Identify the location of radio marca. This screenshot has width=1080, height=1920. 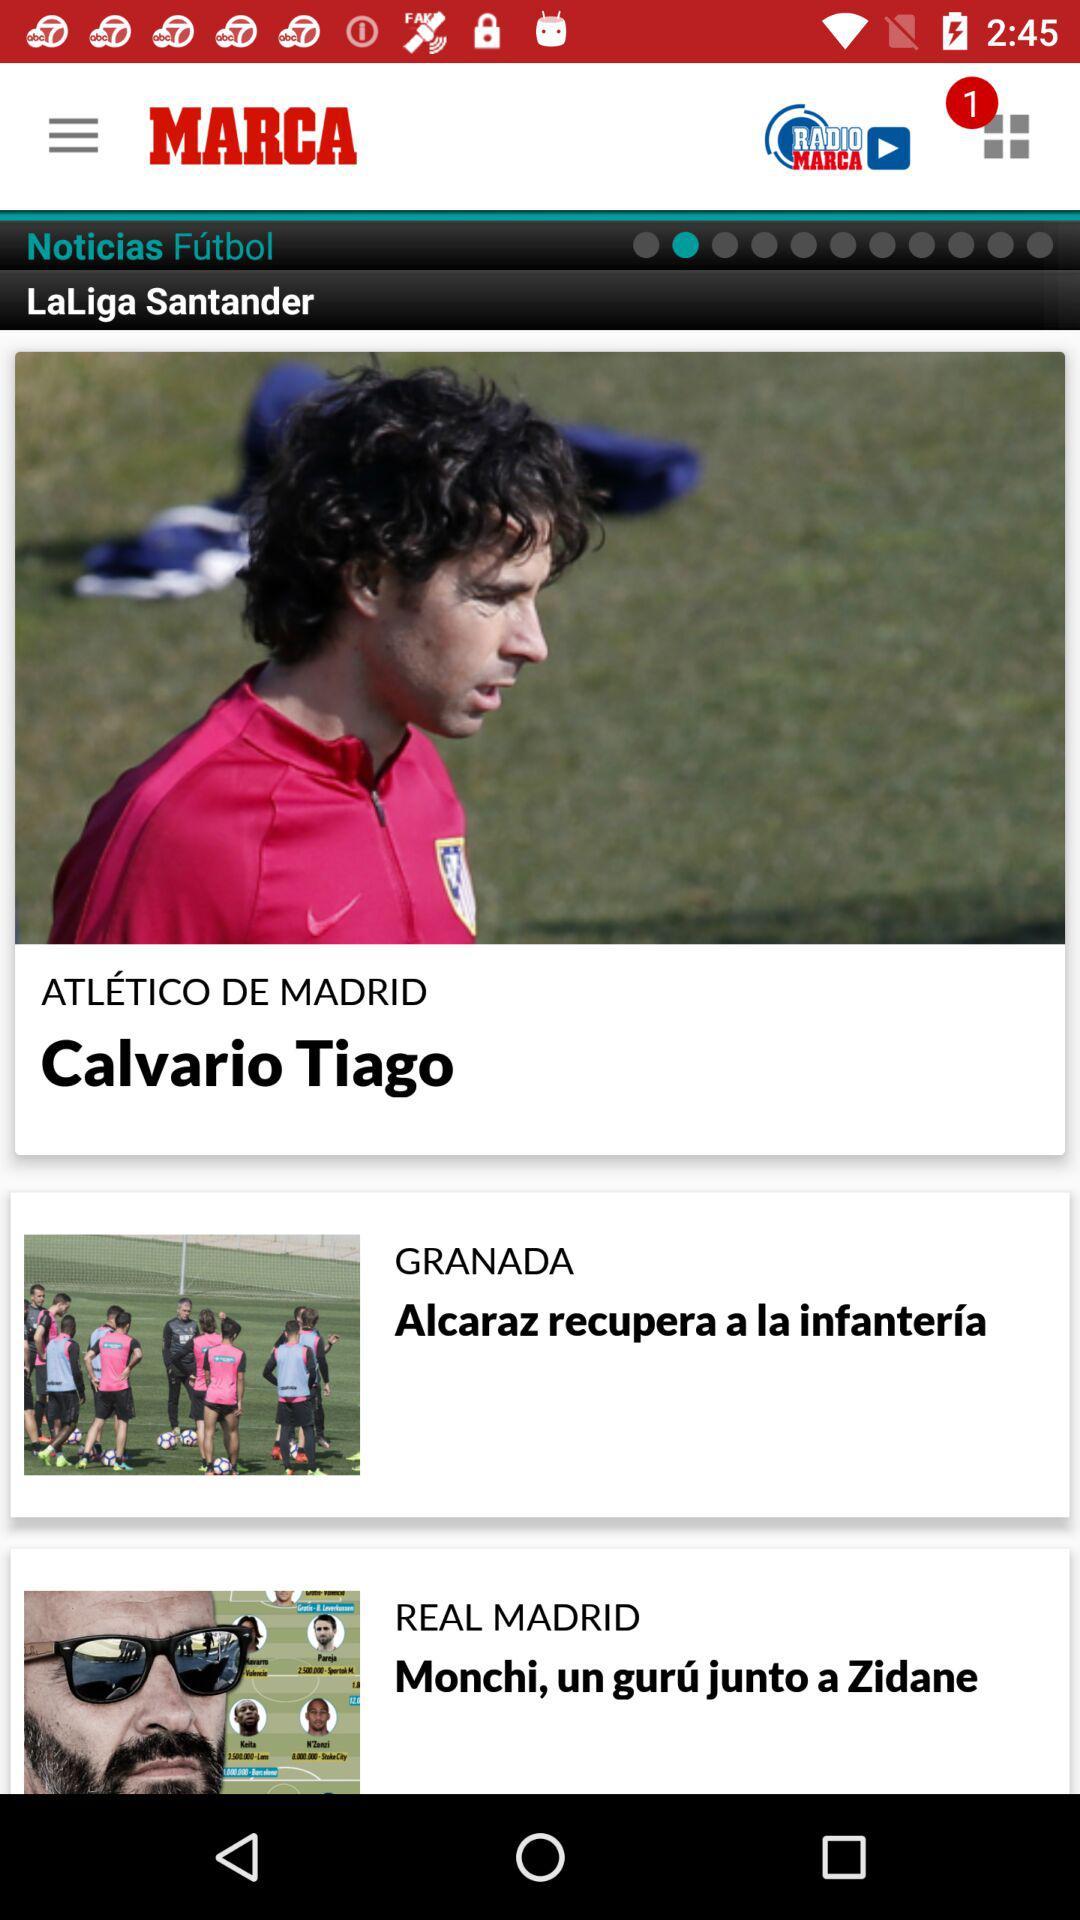
(837, 135).